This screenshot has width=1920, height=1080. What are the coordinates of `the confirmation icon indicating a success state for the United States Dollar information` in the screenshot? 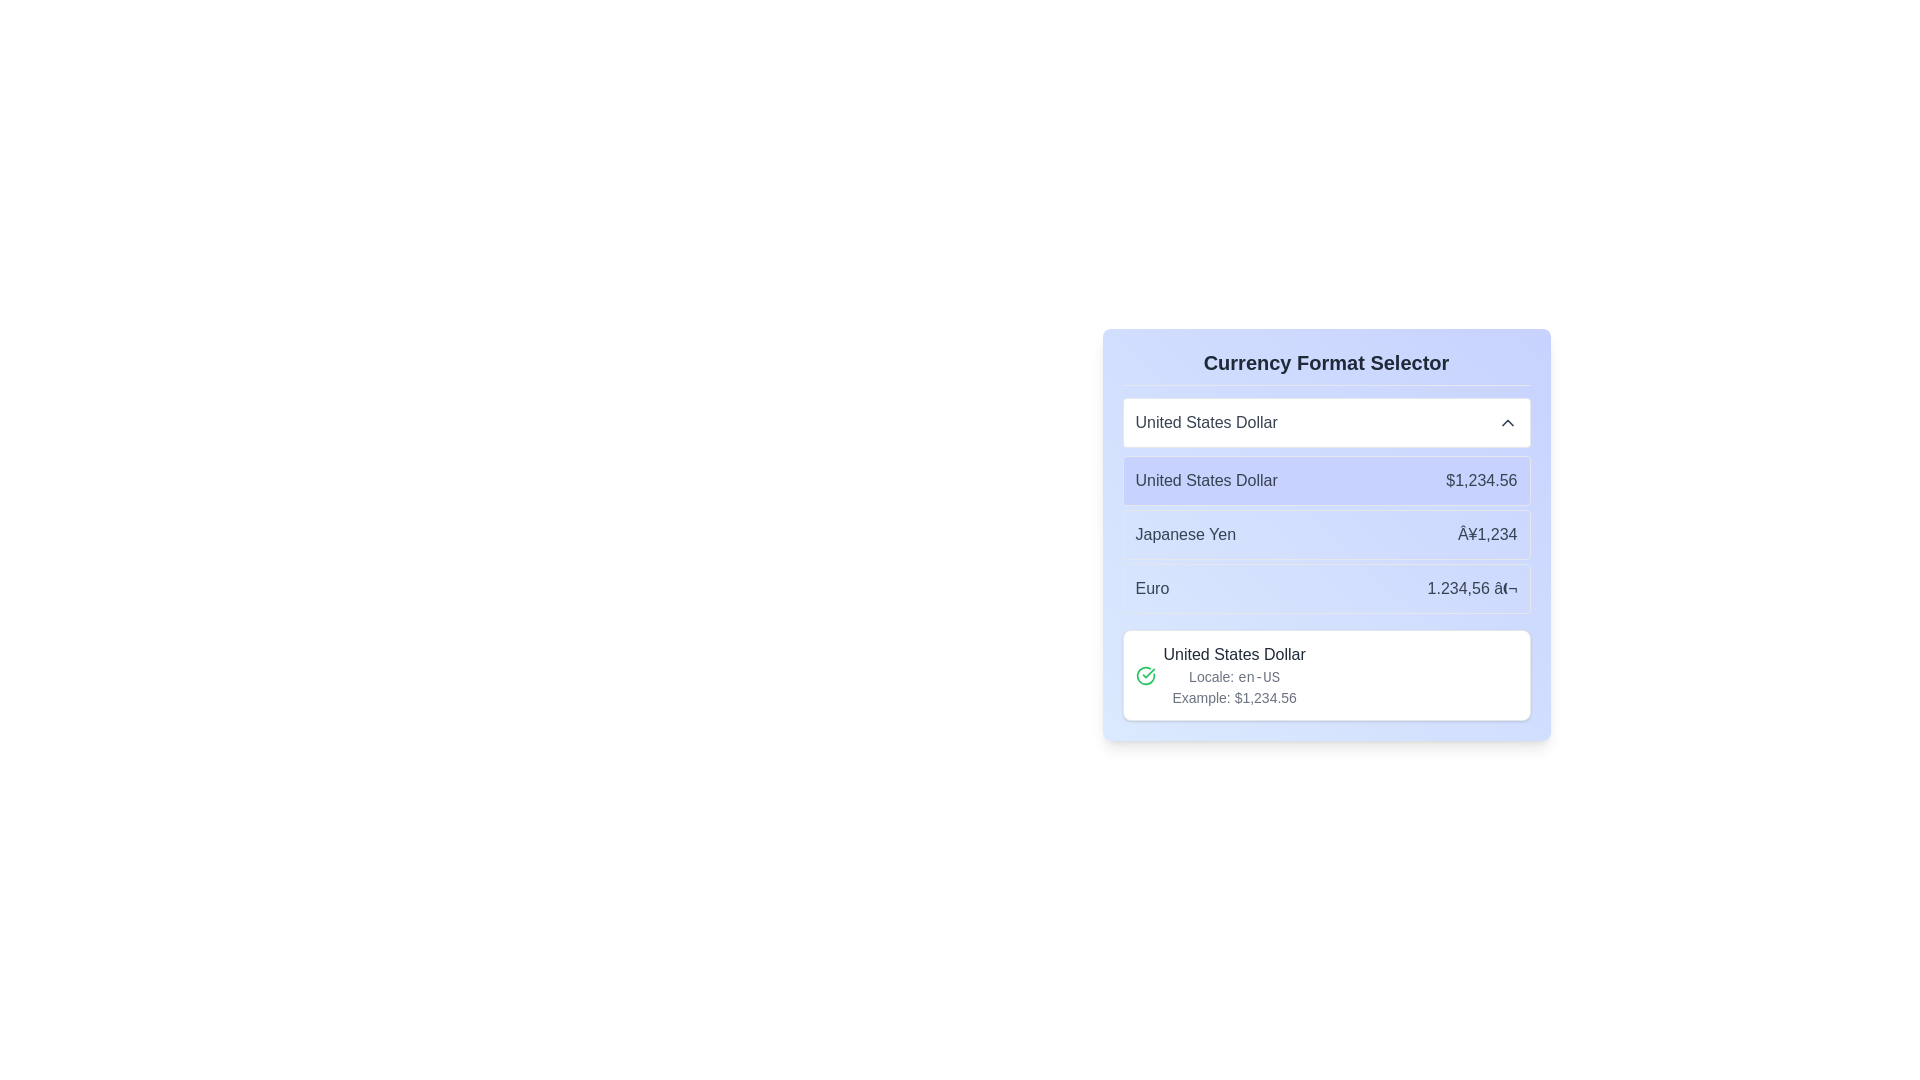 It's located at (1145, 675).